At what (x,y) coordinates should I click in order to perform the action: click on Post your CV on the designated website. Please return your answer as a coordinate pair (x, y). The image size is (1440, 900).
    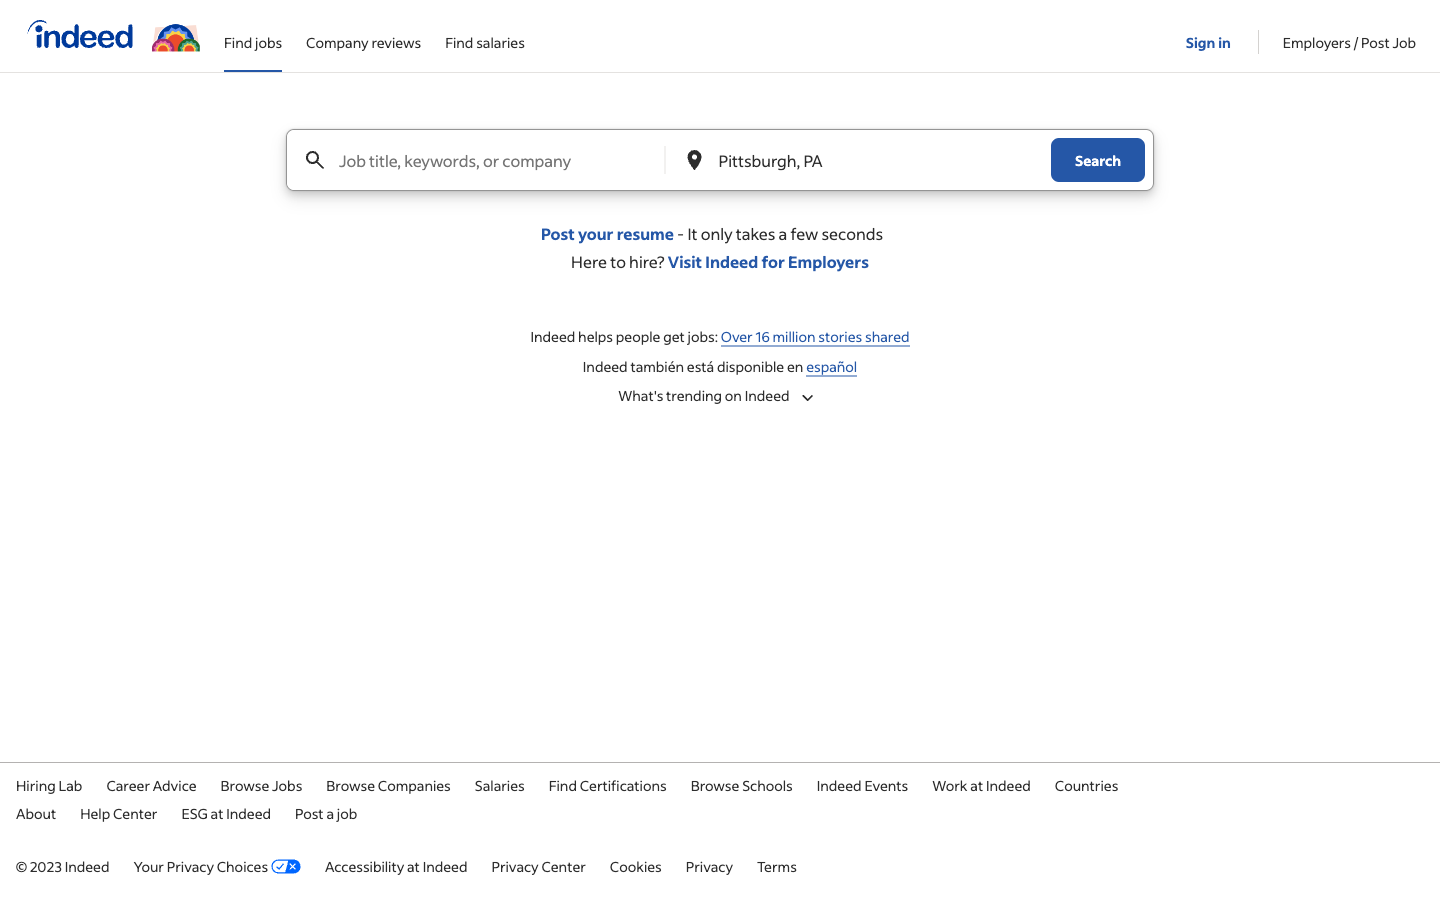
    Looking at the image, I should click on (606, 232).